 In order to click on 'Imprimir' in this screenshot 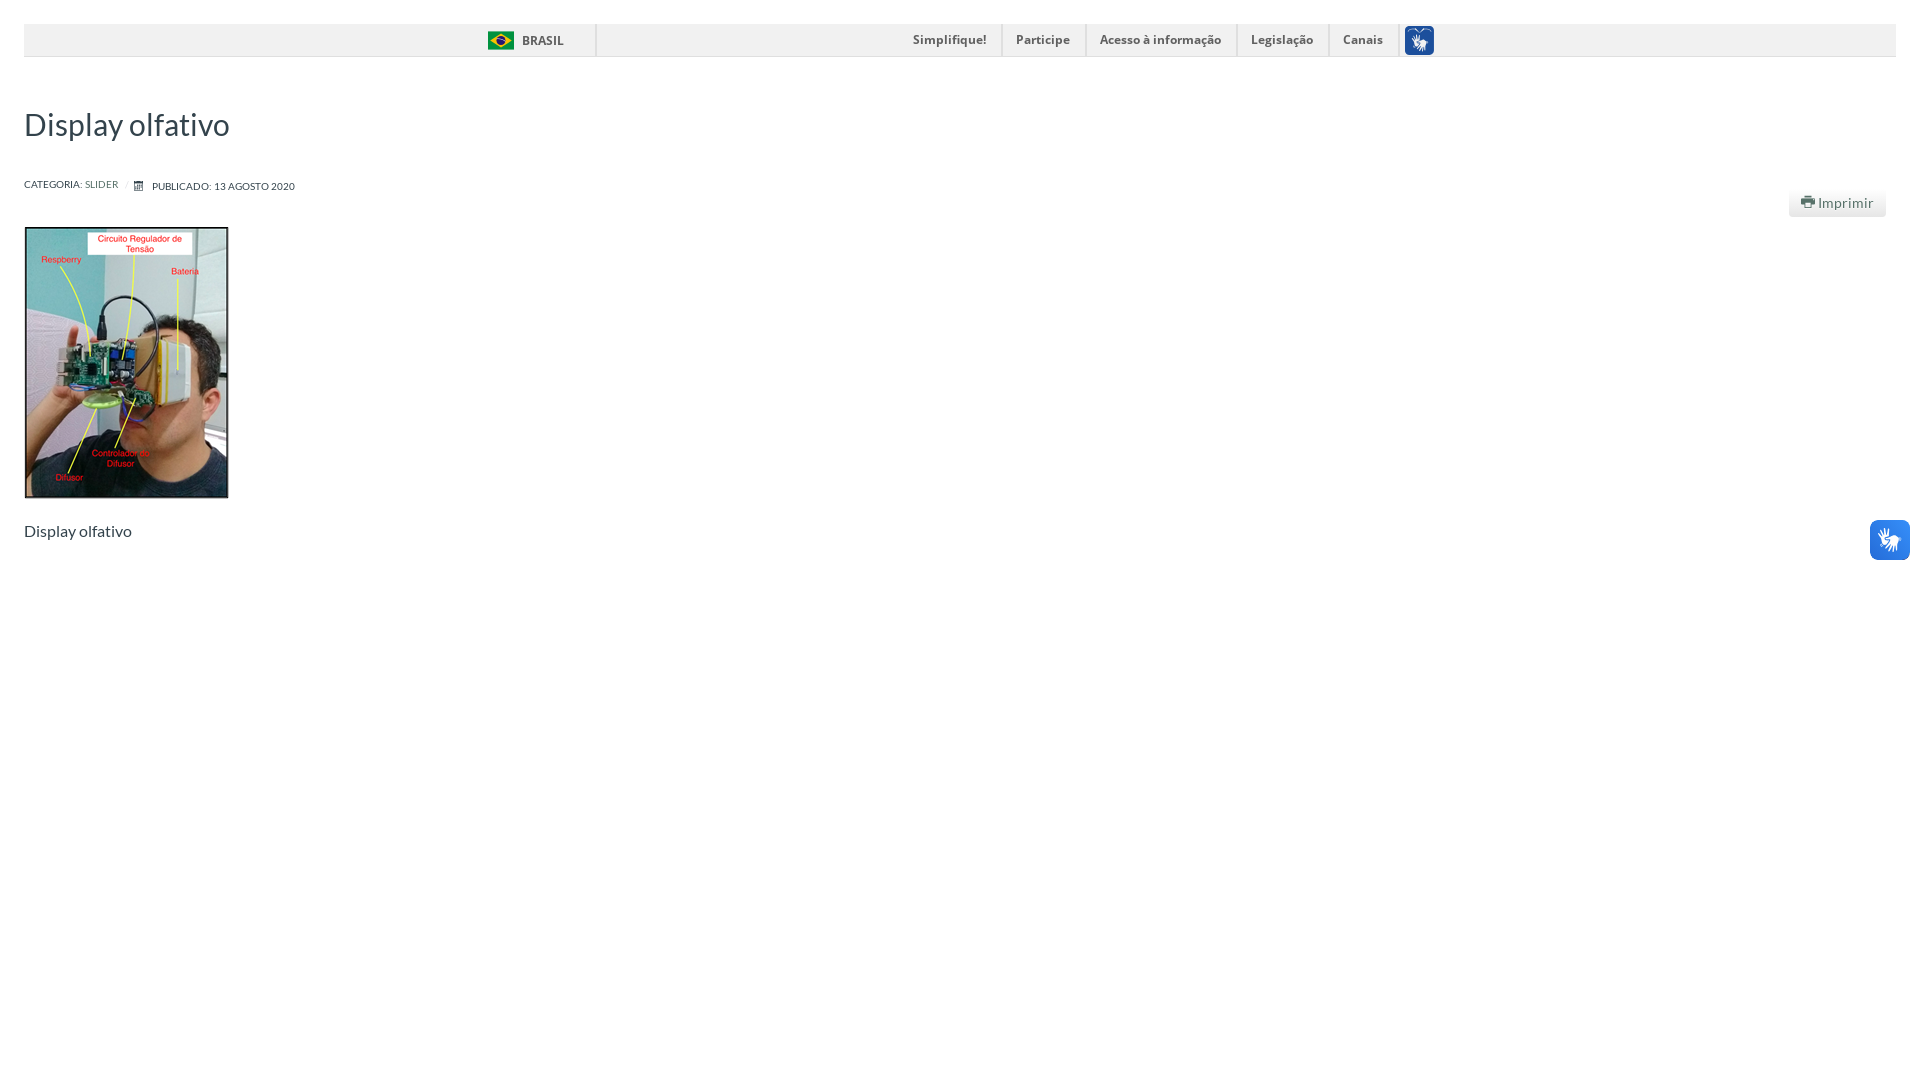, I will do `click(1837, 202)`.